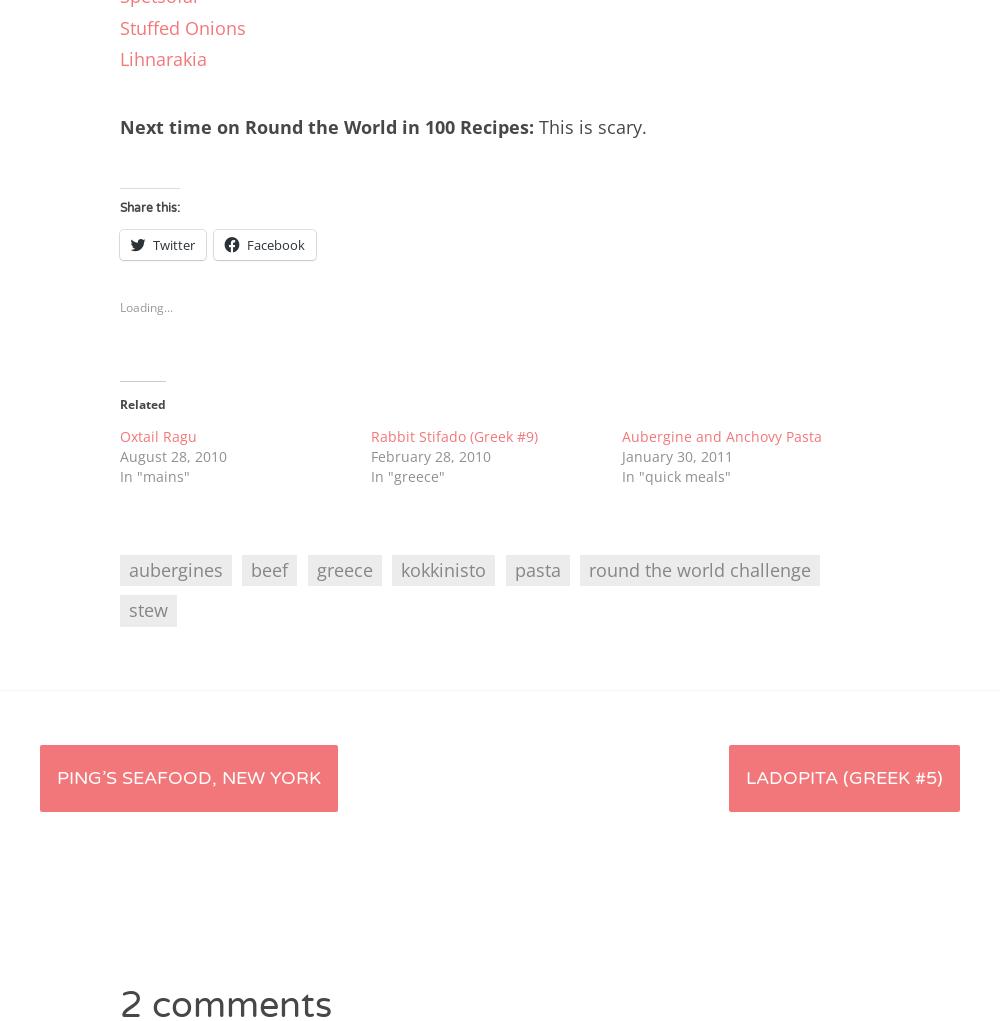 The height and width of the screenshot is (1021, 1000). What do you see at coordinates (174, 243) in the screenshot?
I see `'Twitter'` at bounding box center [174, 243].